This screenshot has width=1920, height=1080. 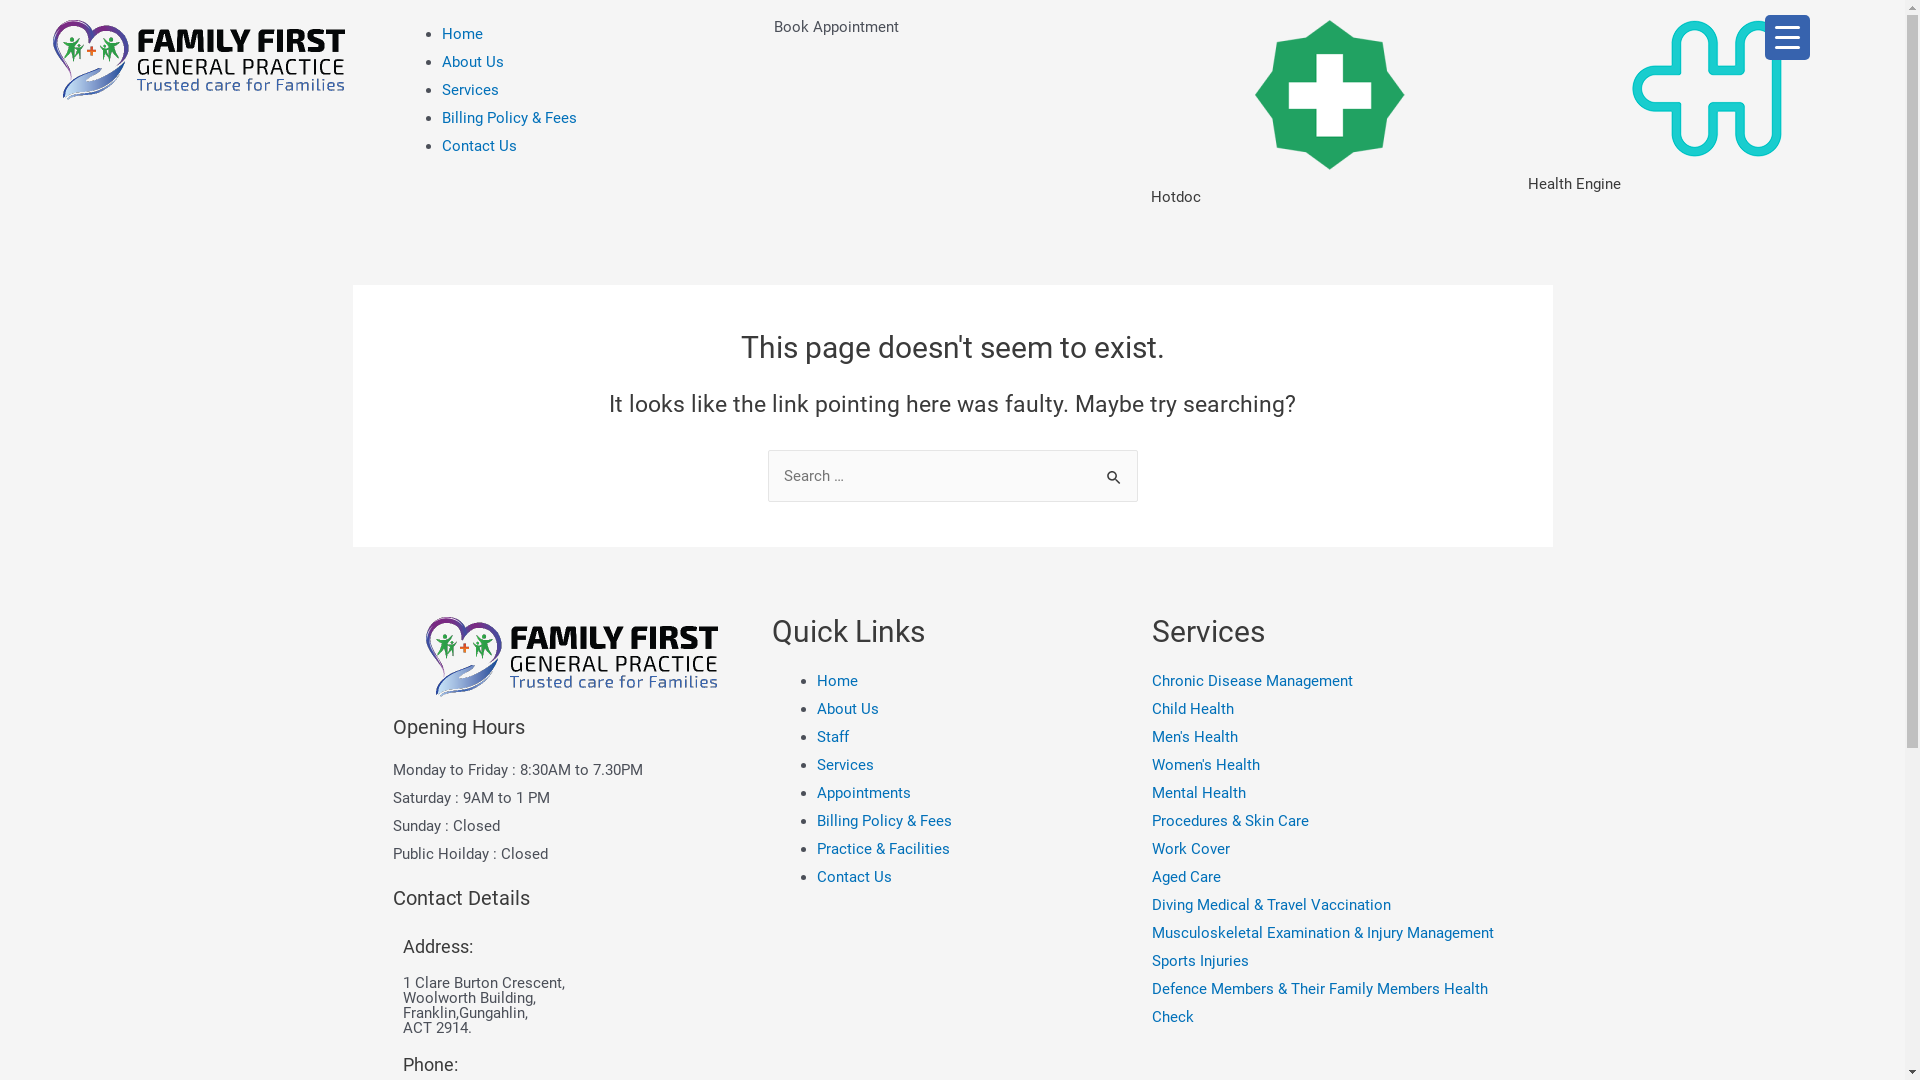 What do you see at coordinates (864, 792) in the screenshot?
I see `'Appointments'` at bounding box center [864, 792].